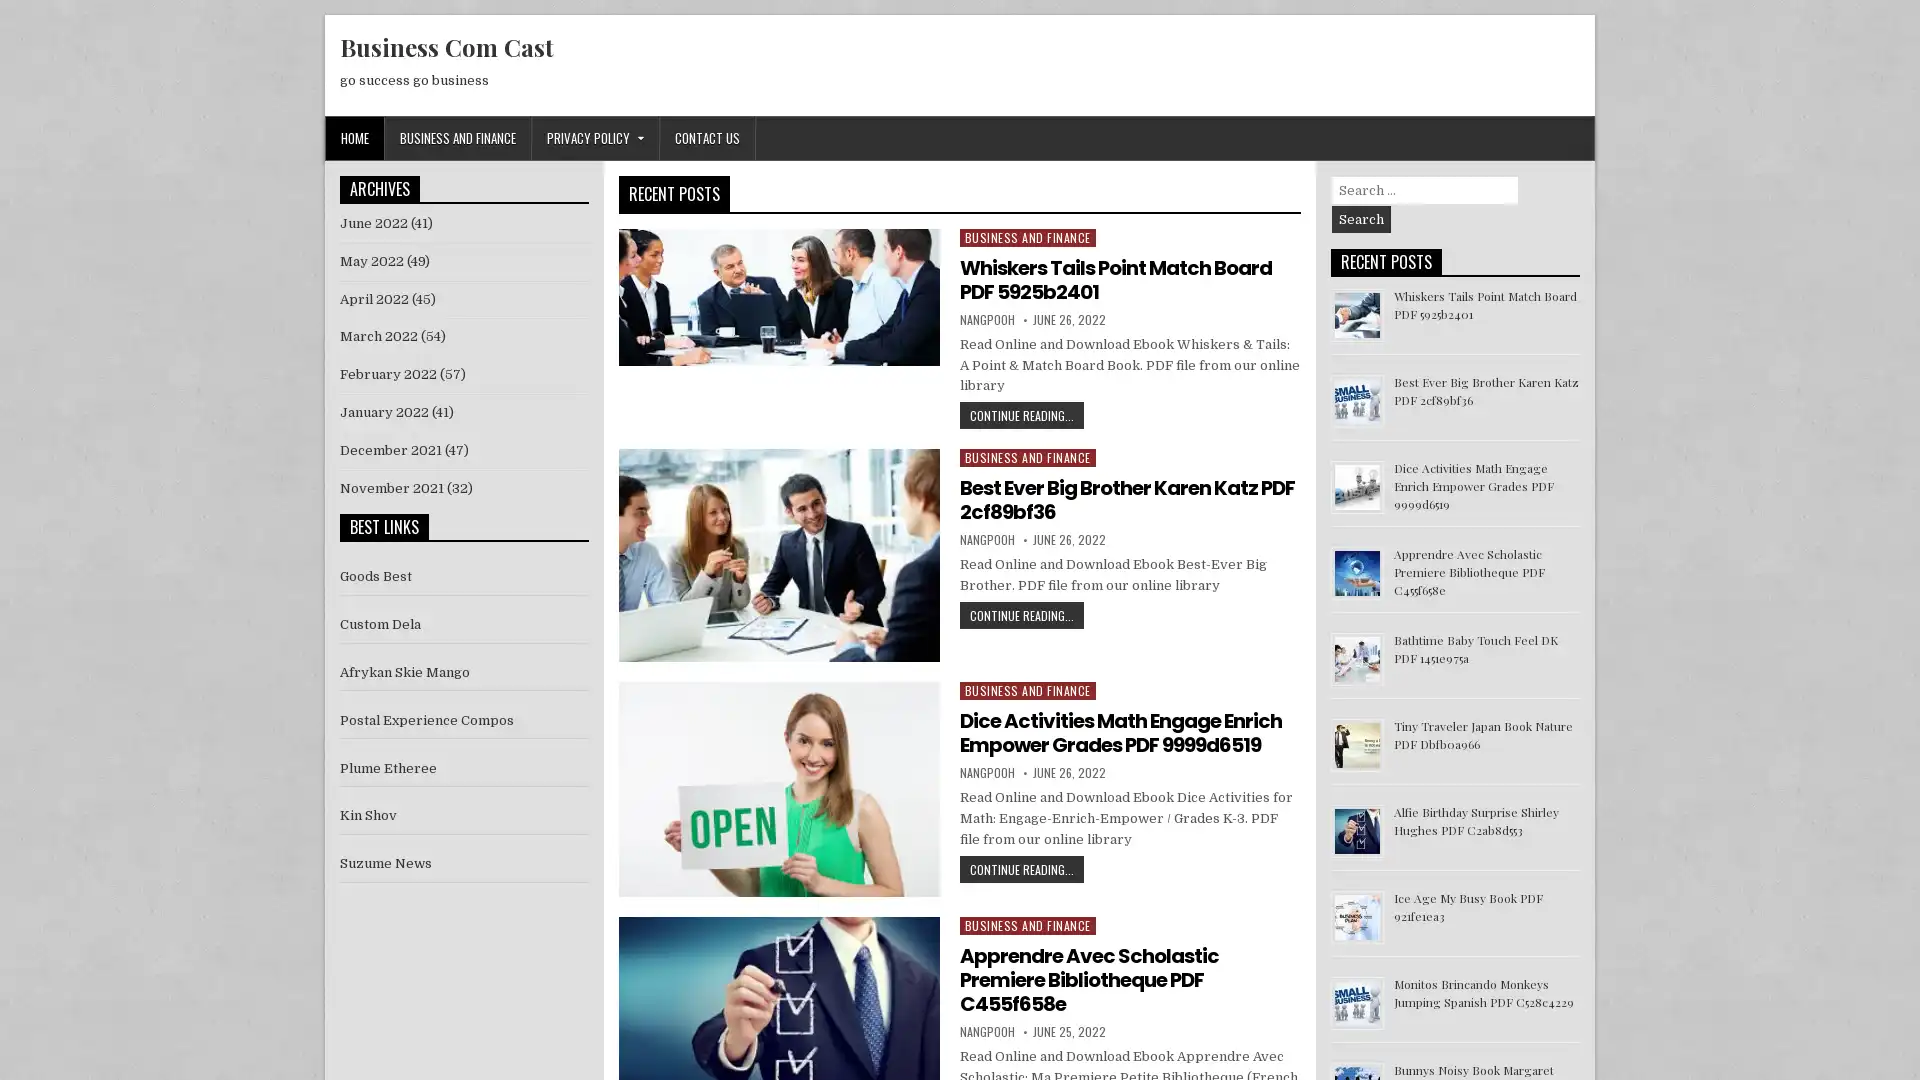 The height and width of the screenshot is (1080, 1920). What do you see at coordinates (1360, 219) in the screenshot?
I see `Search` at bounding box center [1360, 219].